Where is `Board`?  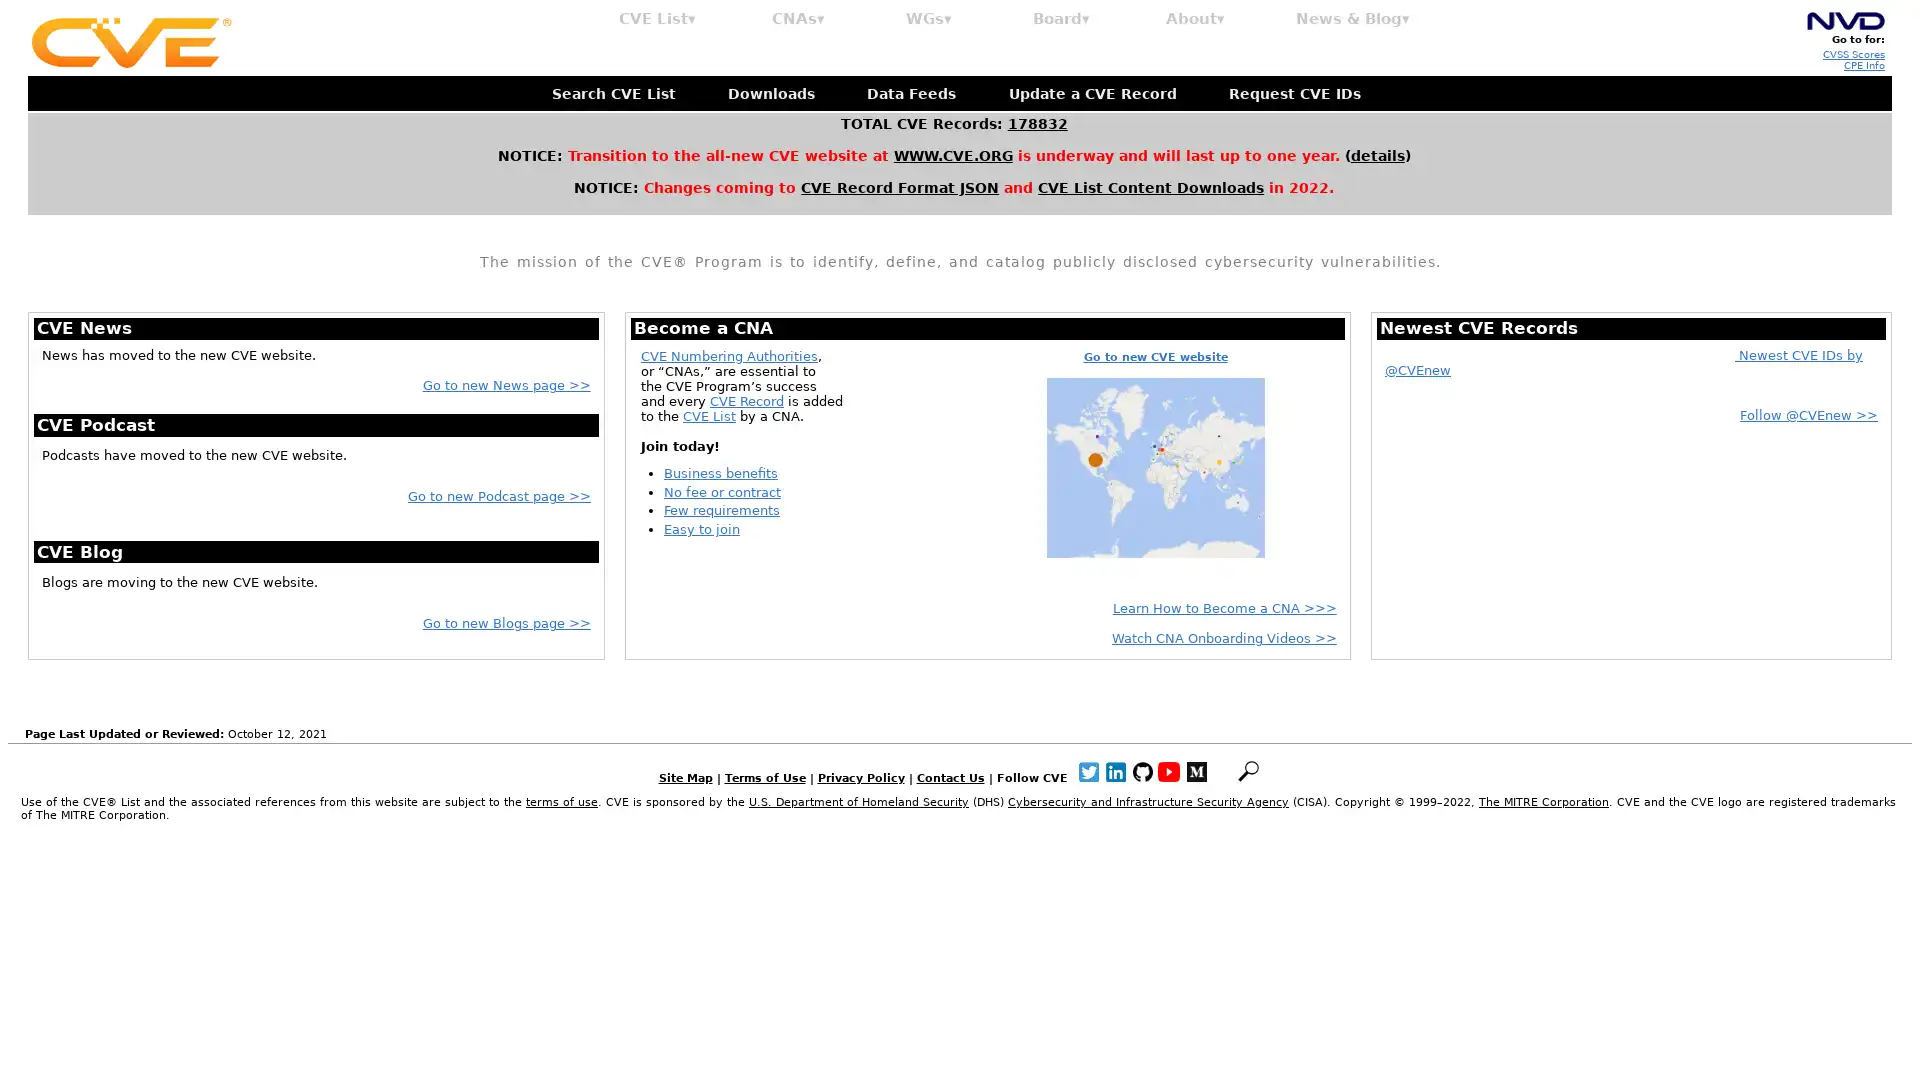
Board is located at coordinates (1060, 19).